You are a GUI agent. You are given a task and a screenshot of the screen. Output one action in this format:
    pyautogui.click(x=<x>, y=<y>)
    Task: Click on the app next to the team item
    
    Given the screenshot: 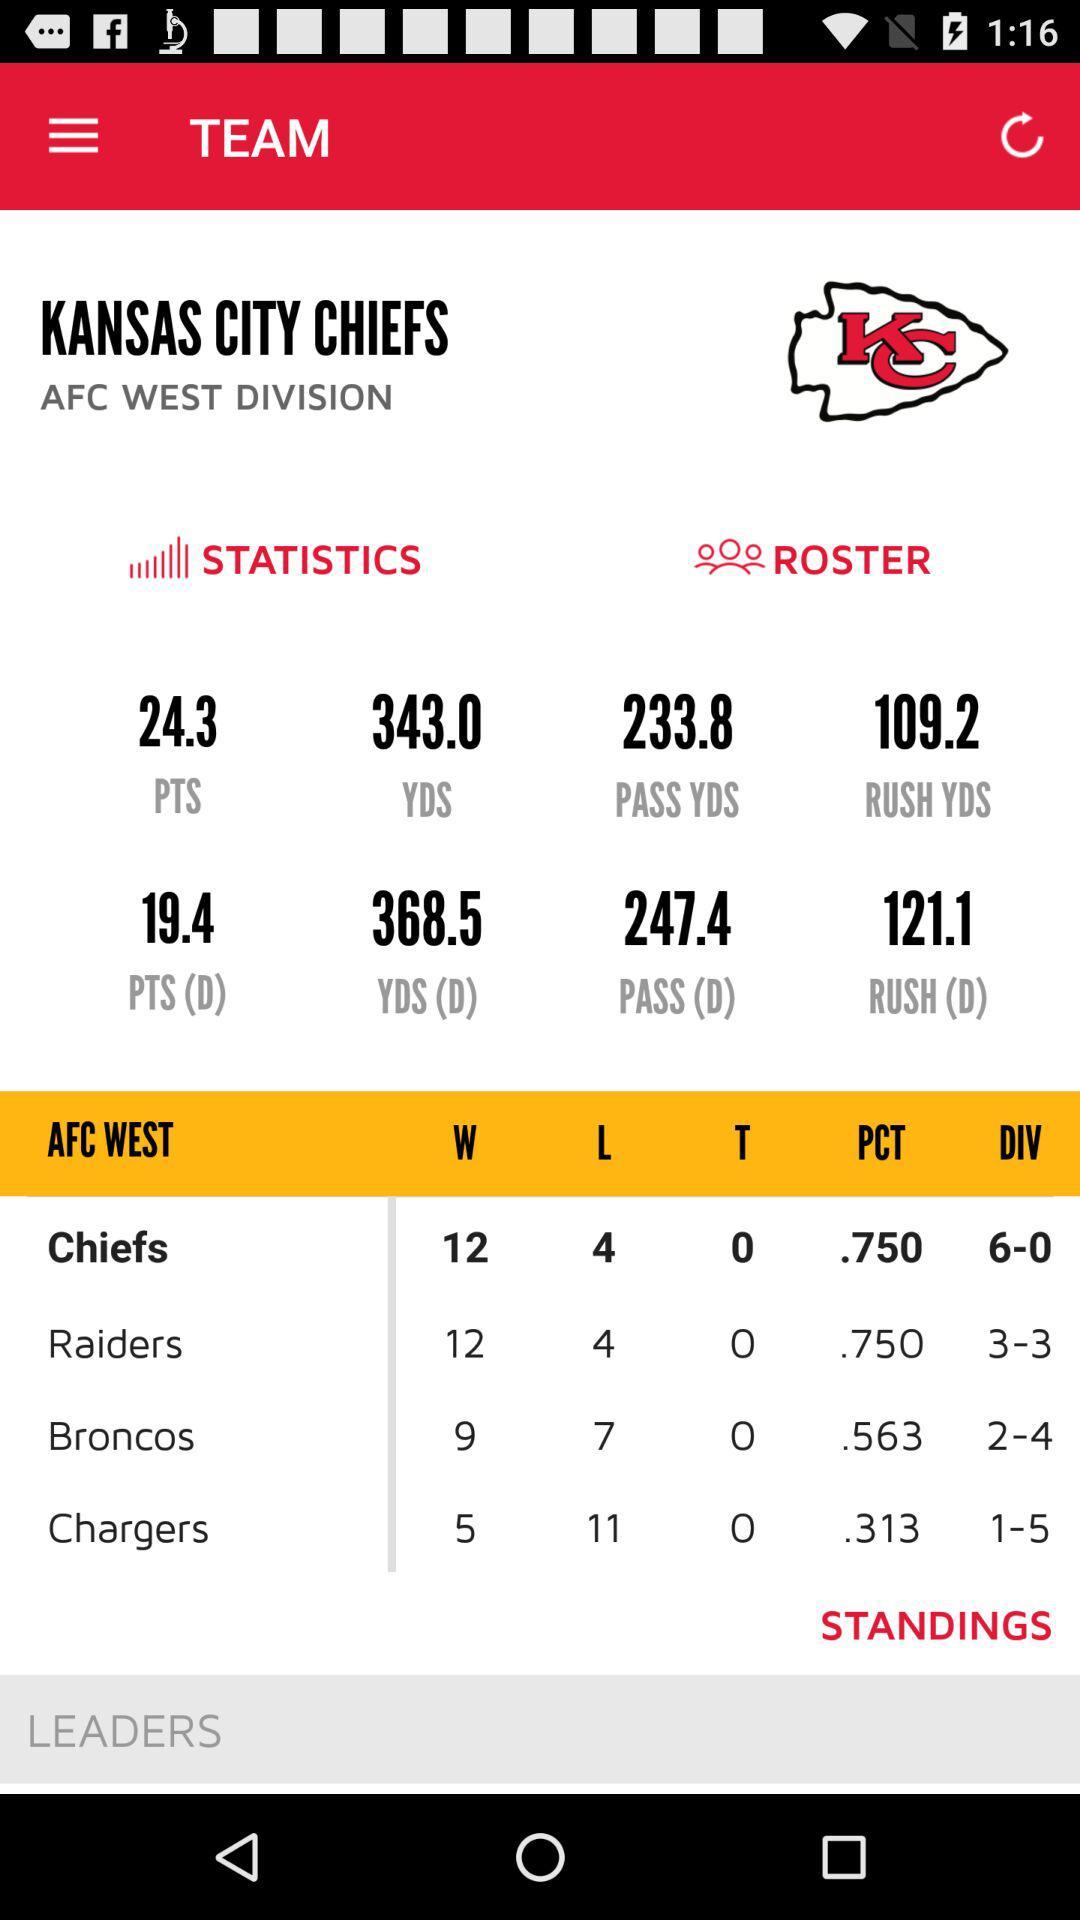 What is the action you would take?
    pyautogui.click(x=72, y=135)
    